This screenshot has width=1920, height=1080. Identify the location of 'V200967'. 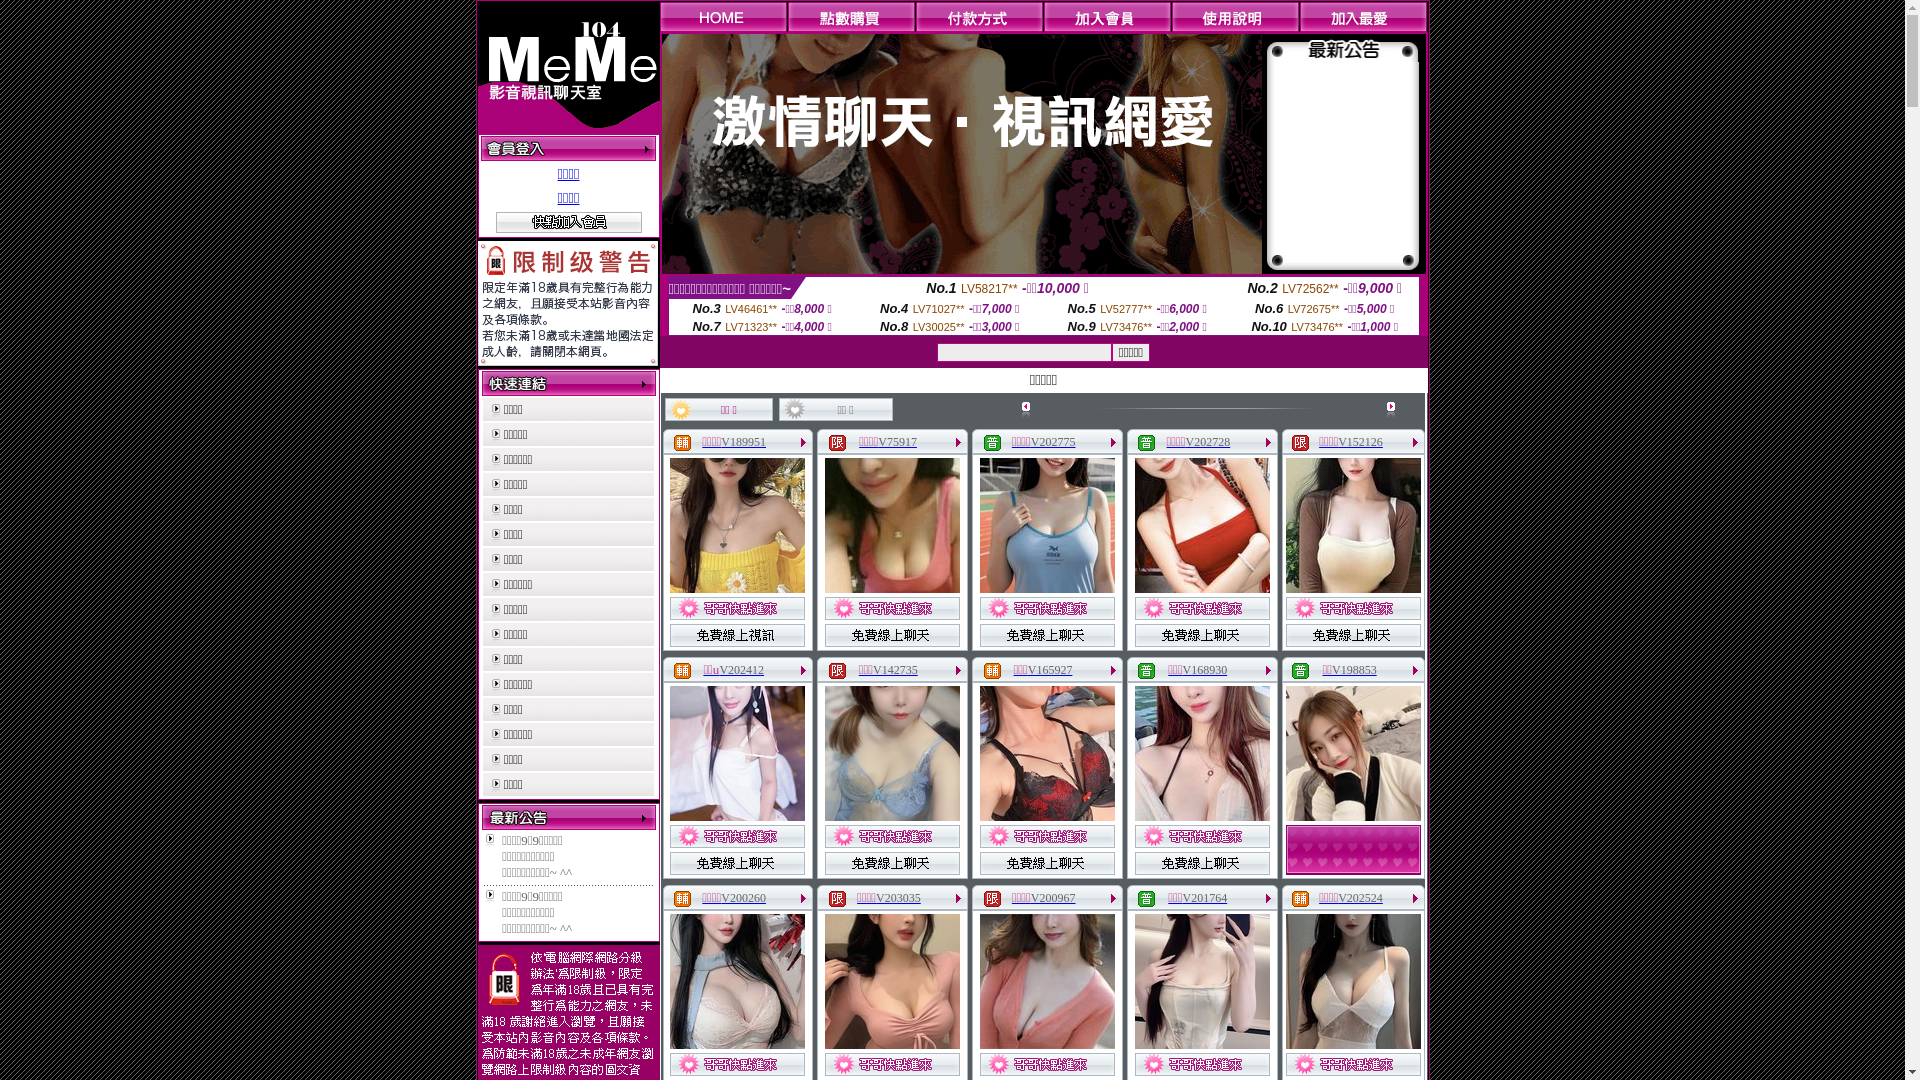
(1052, 897).